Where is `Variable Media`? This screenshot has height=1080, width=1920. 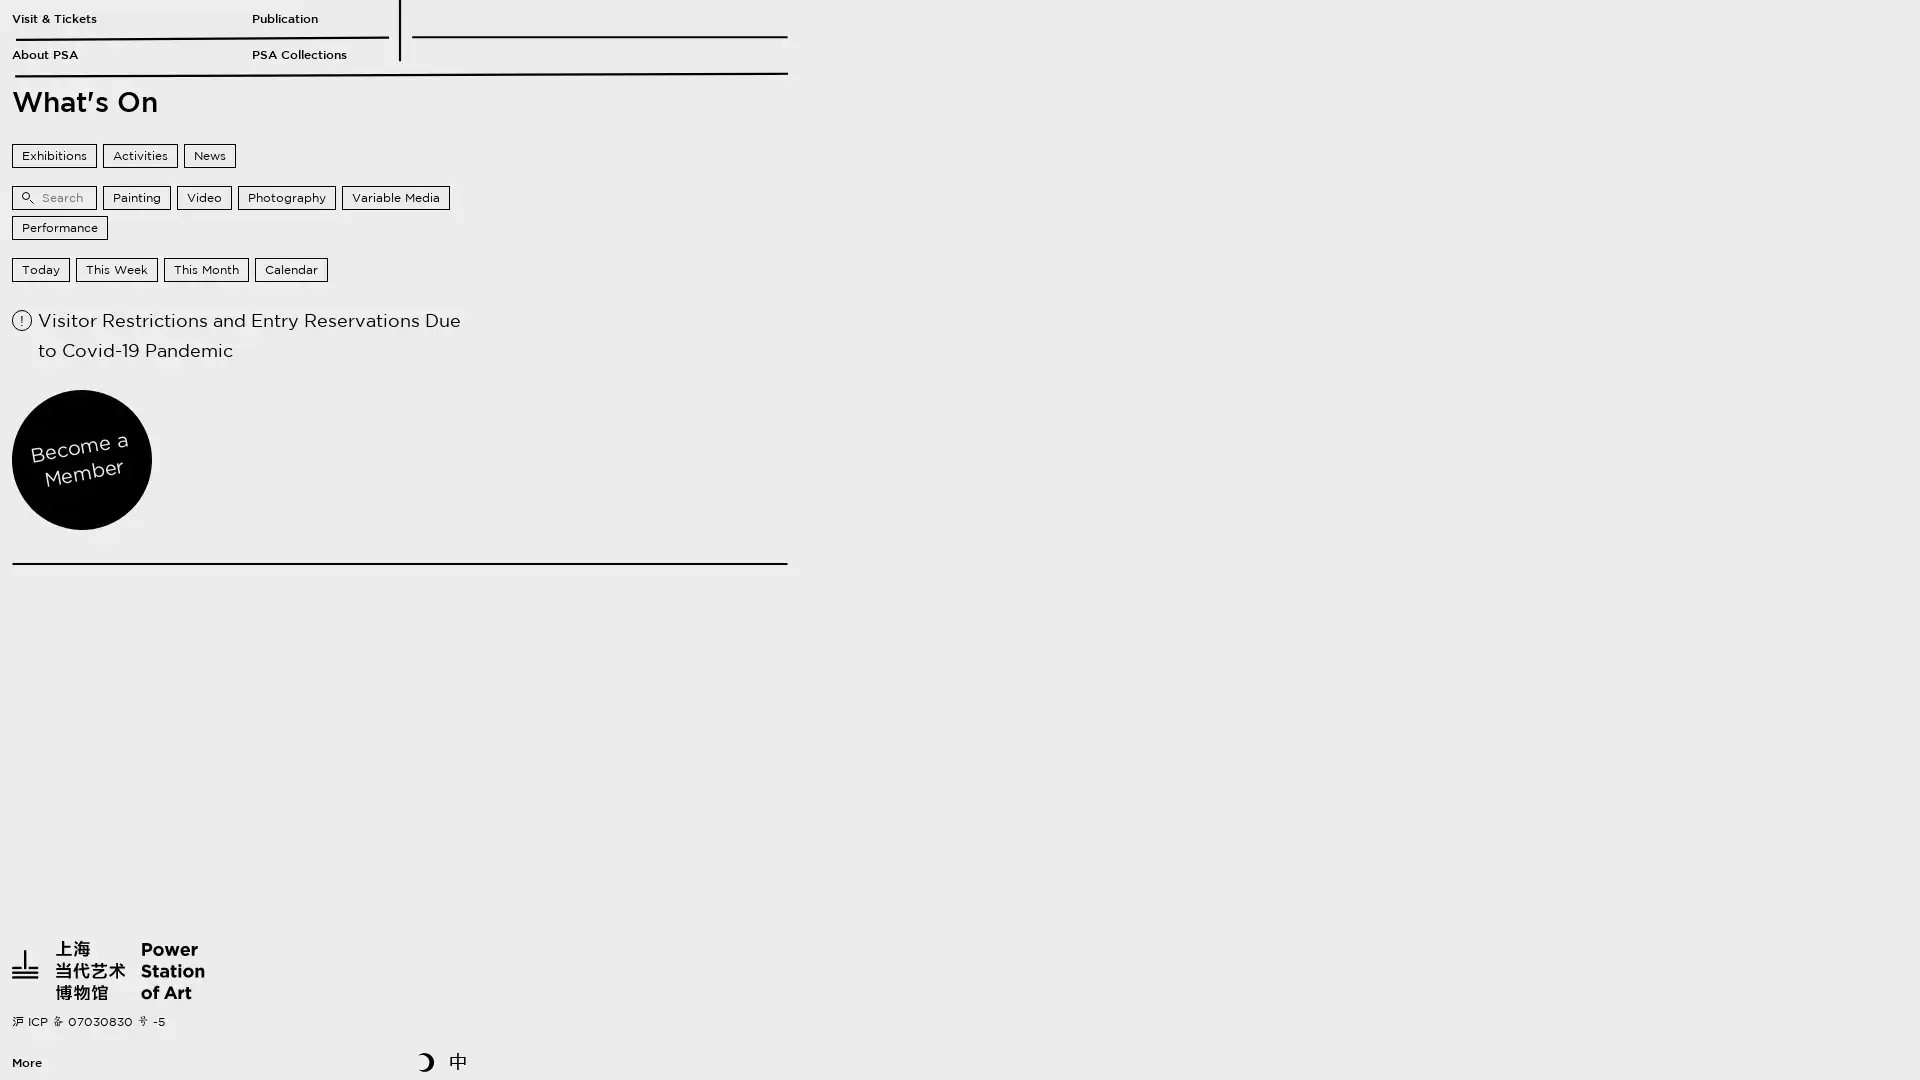
Variable Media is located at coordinates (395, 197).